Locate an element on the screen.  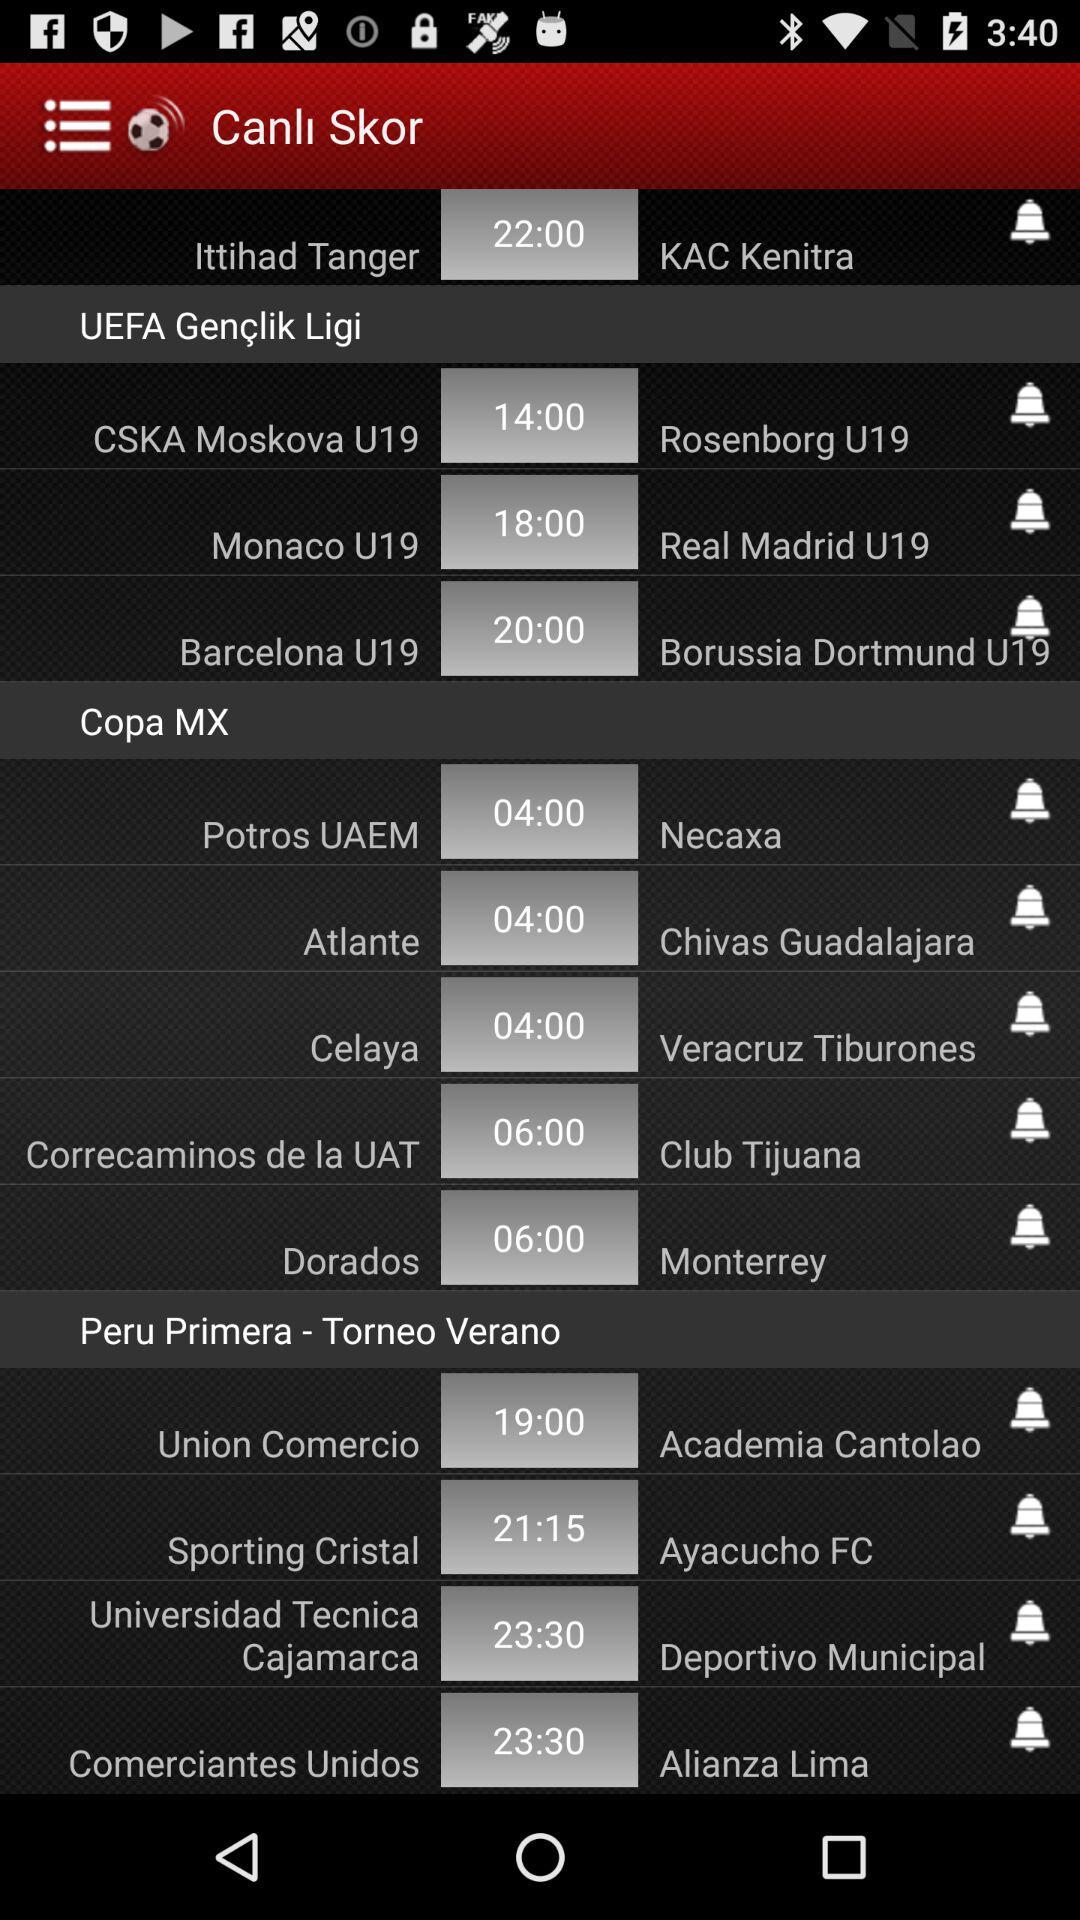
follow comerciantes unidos alianza lima is located at coordinates (1029, 1728).